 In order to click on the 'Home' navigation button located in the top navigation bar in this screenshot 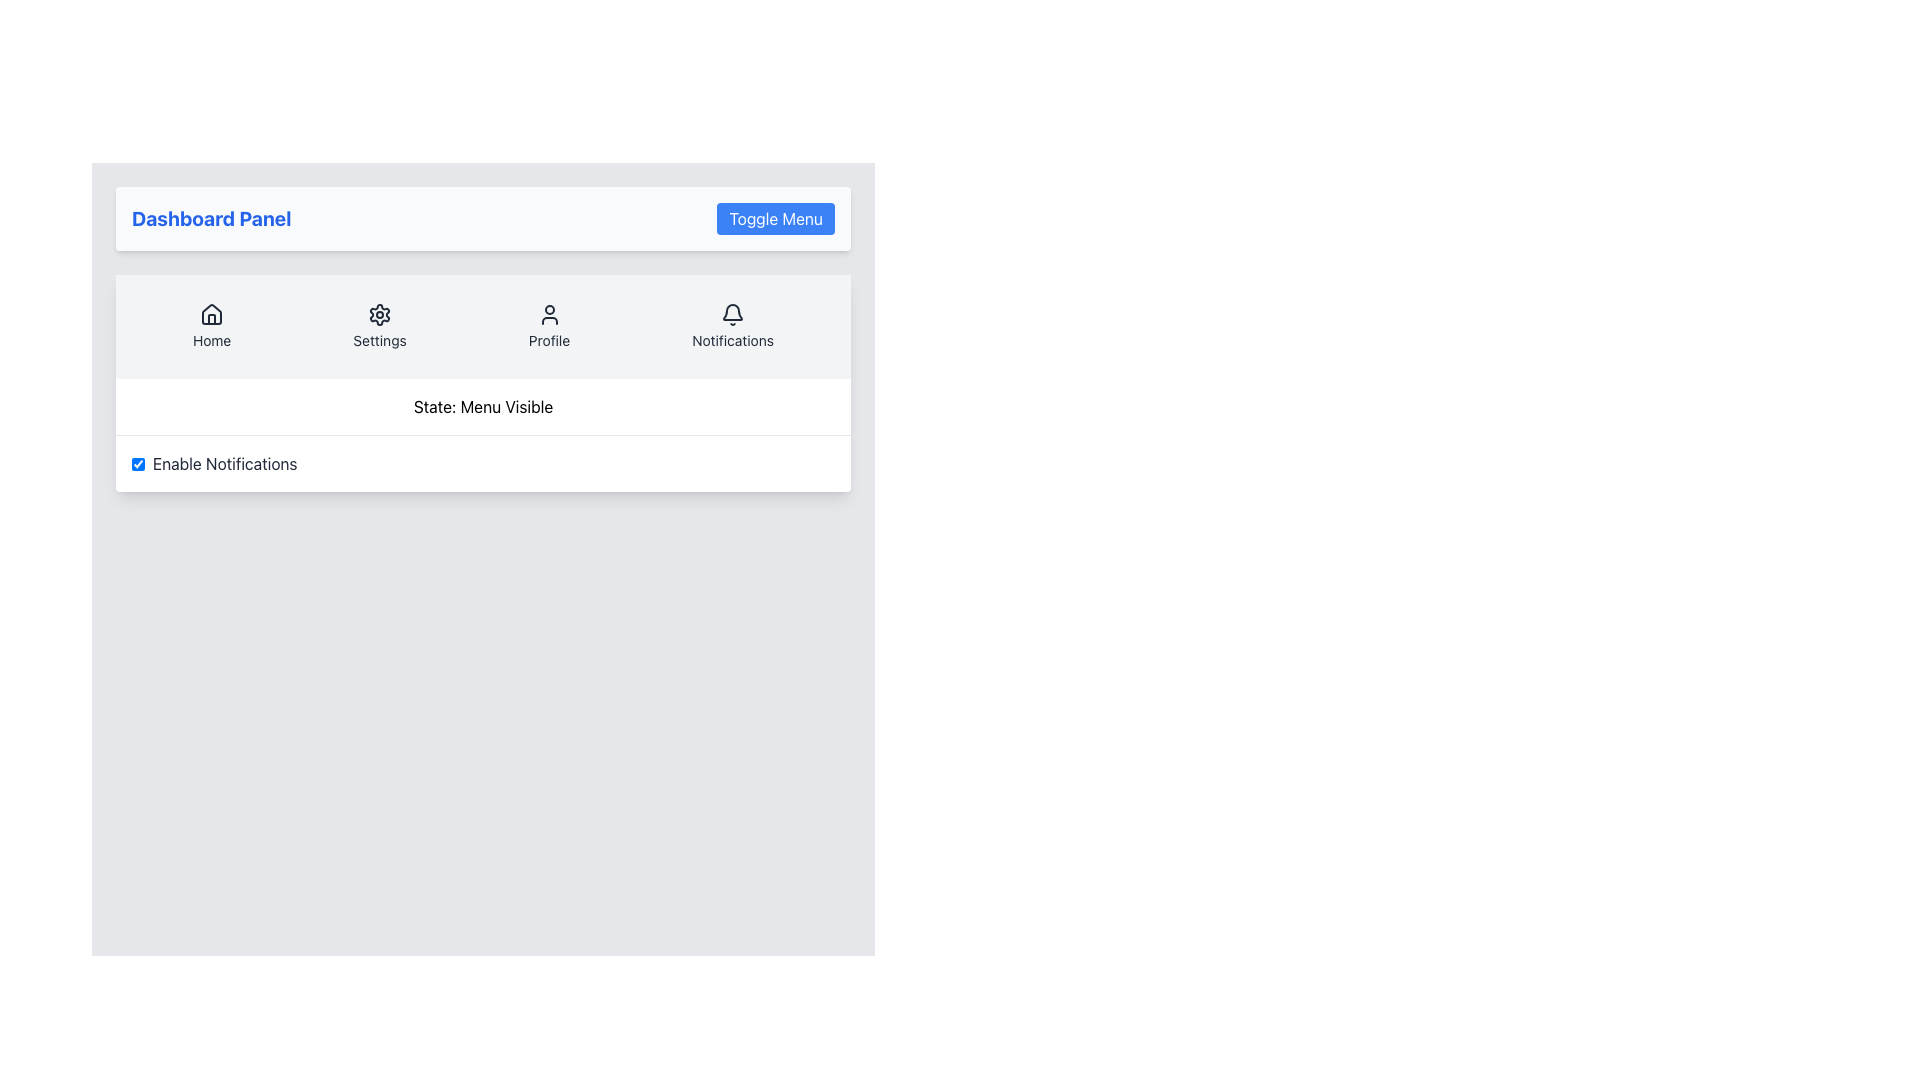, I will do `click(212, 326)`.